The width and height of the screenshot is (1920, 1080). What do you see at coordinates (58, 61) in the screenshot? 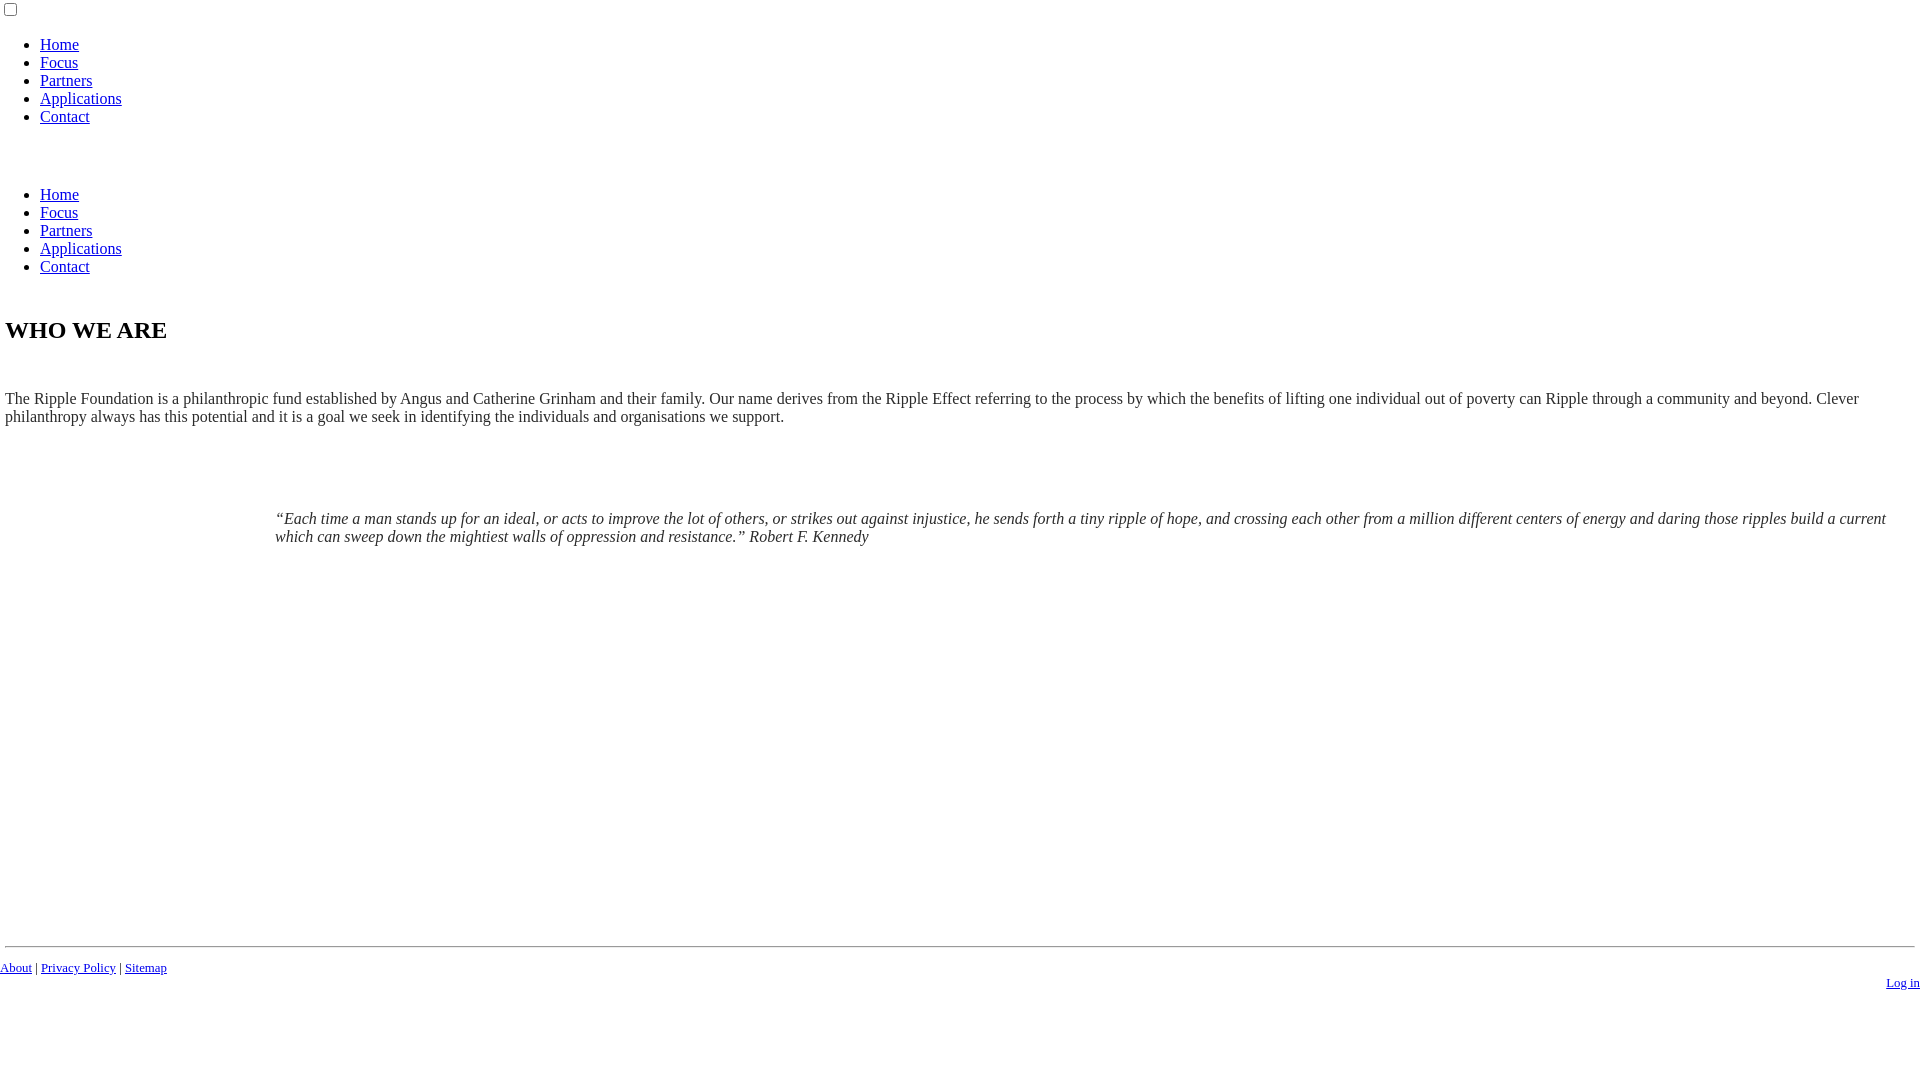
I see `'Focus'` at bounding box center [58, 61].